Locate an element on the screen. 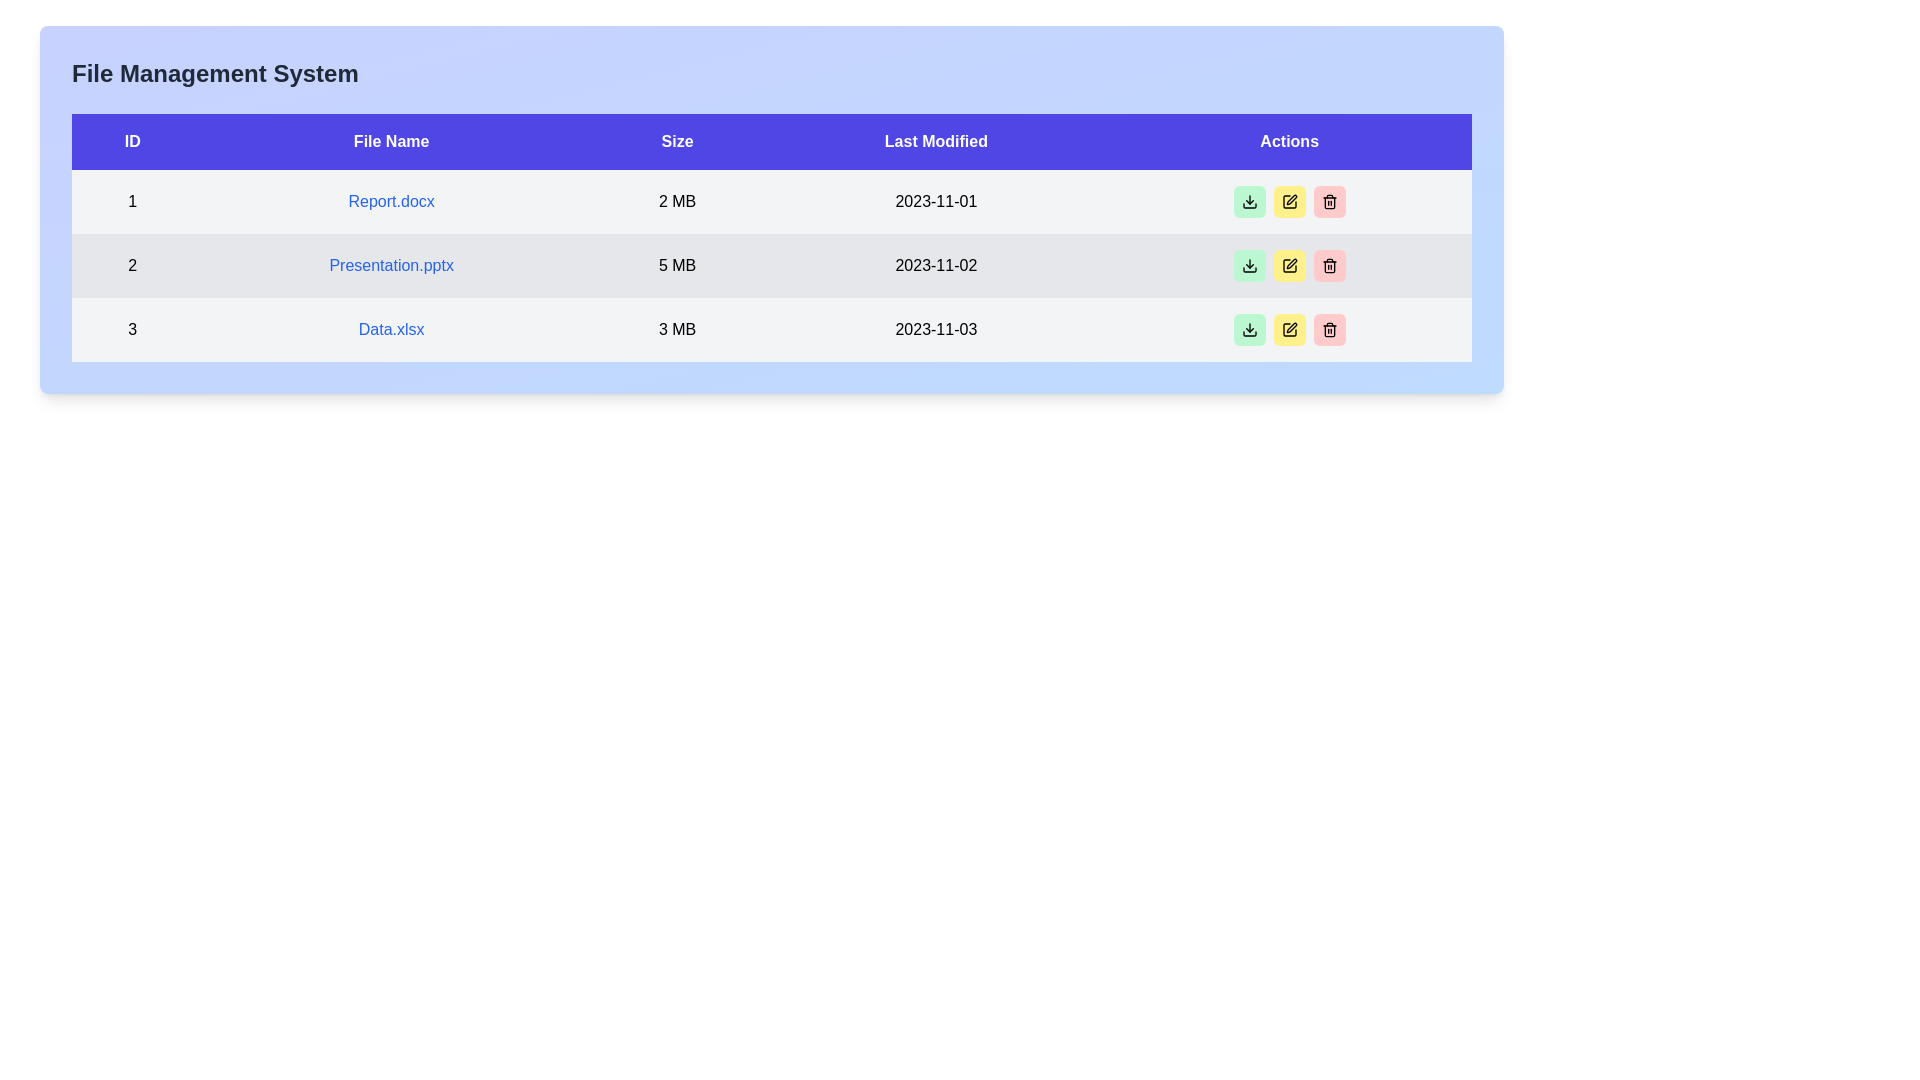  the edit button in the Actions column of the first row in the table to observe the hover styling change is located at coordinates (1289, 201).